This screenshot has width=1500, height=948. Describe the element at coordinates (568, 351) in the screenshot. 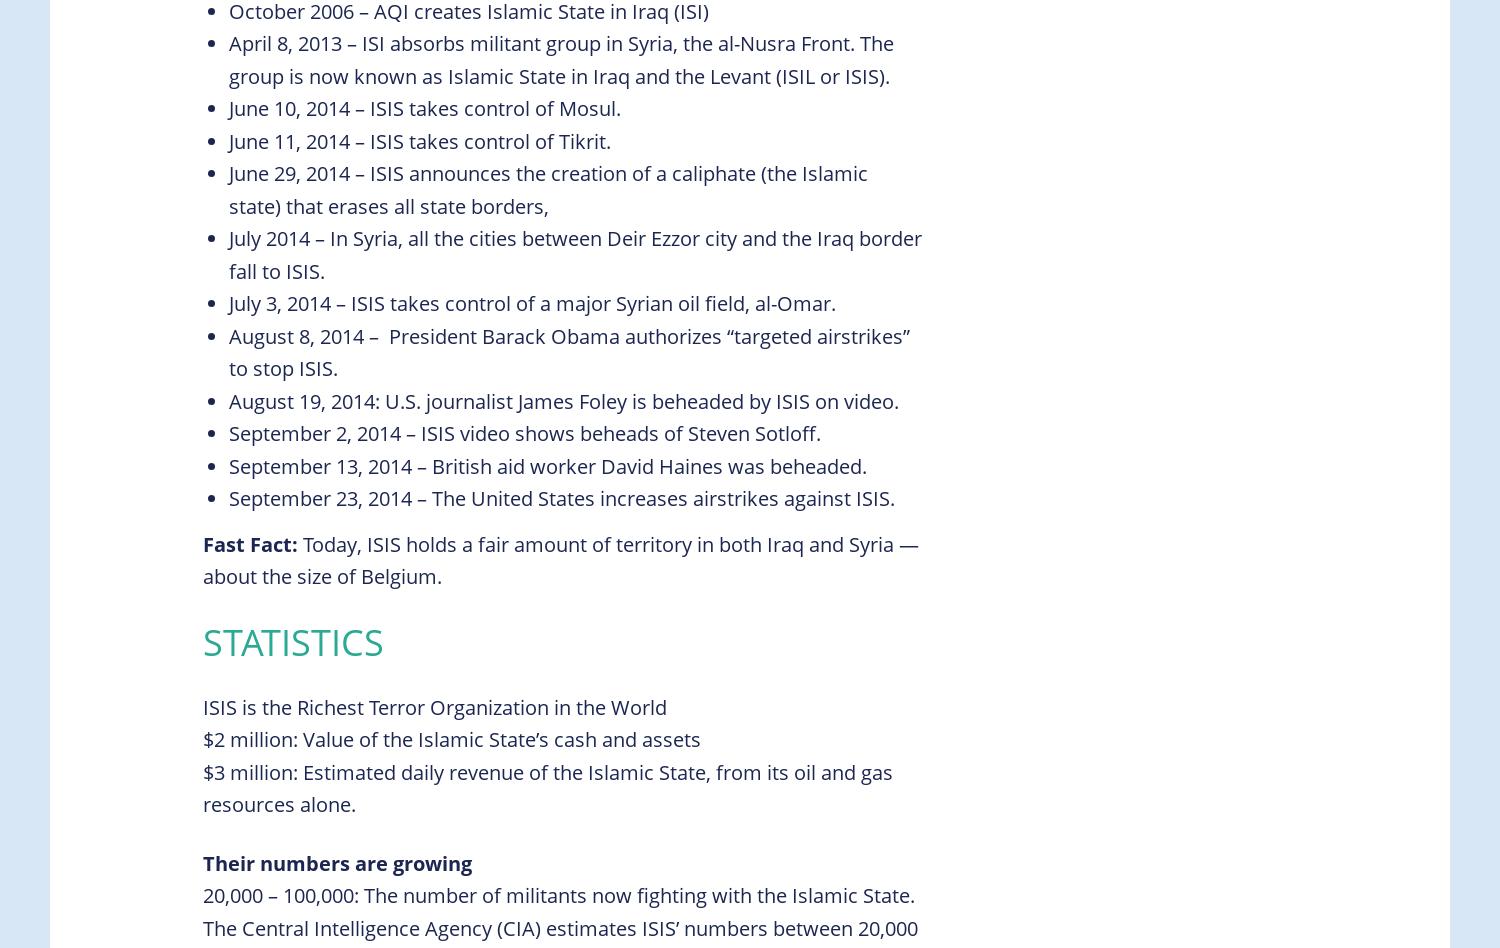

I see `'August 8, 2014 –  President Barack Obama authorizes “targeted airstrikes” to stop ISIS.'` at that location.